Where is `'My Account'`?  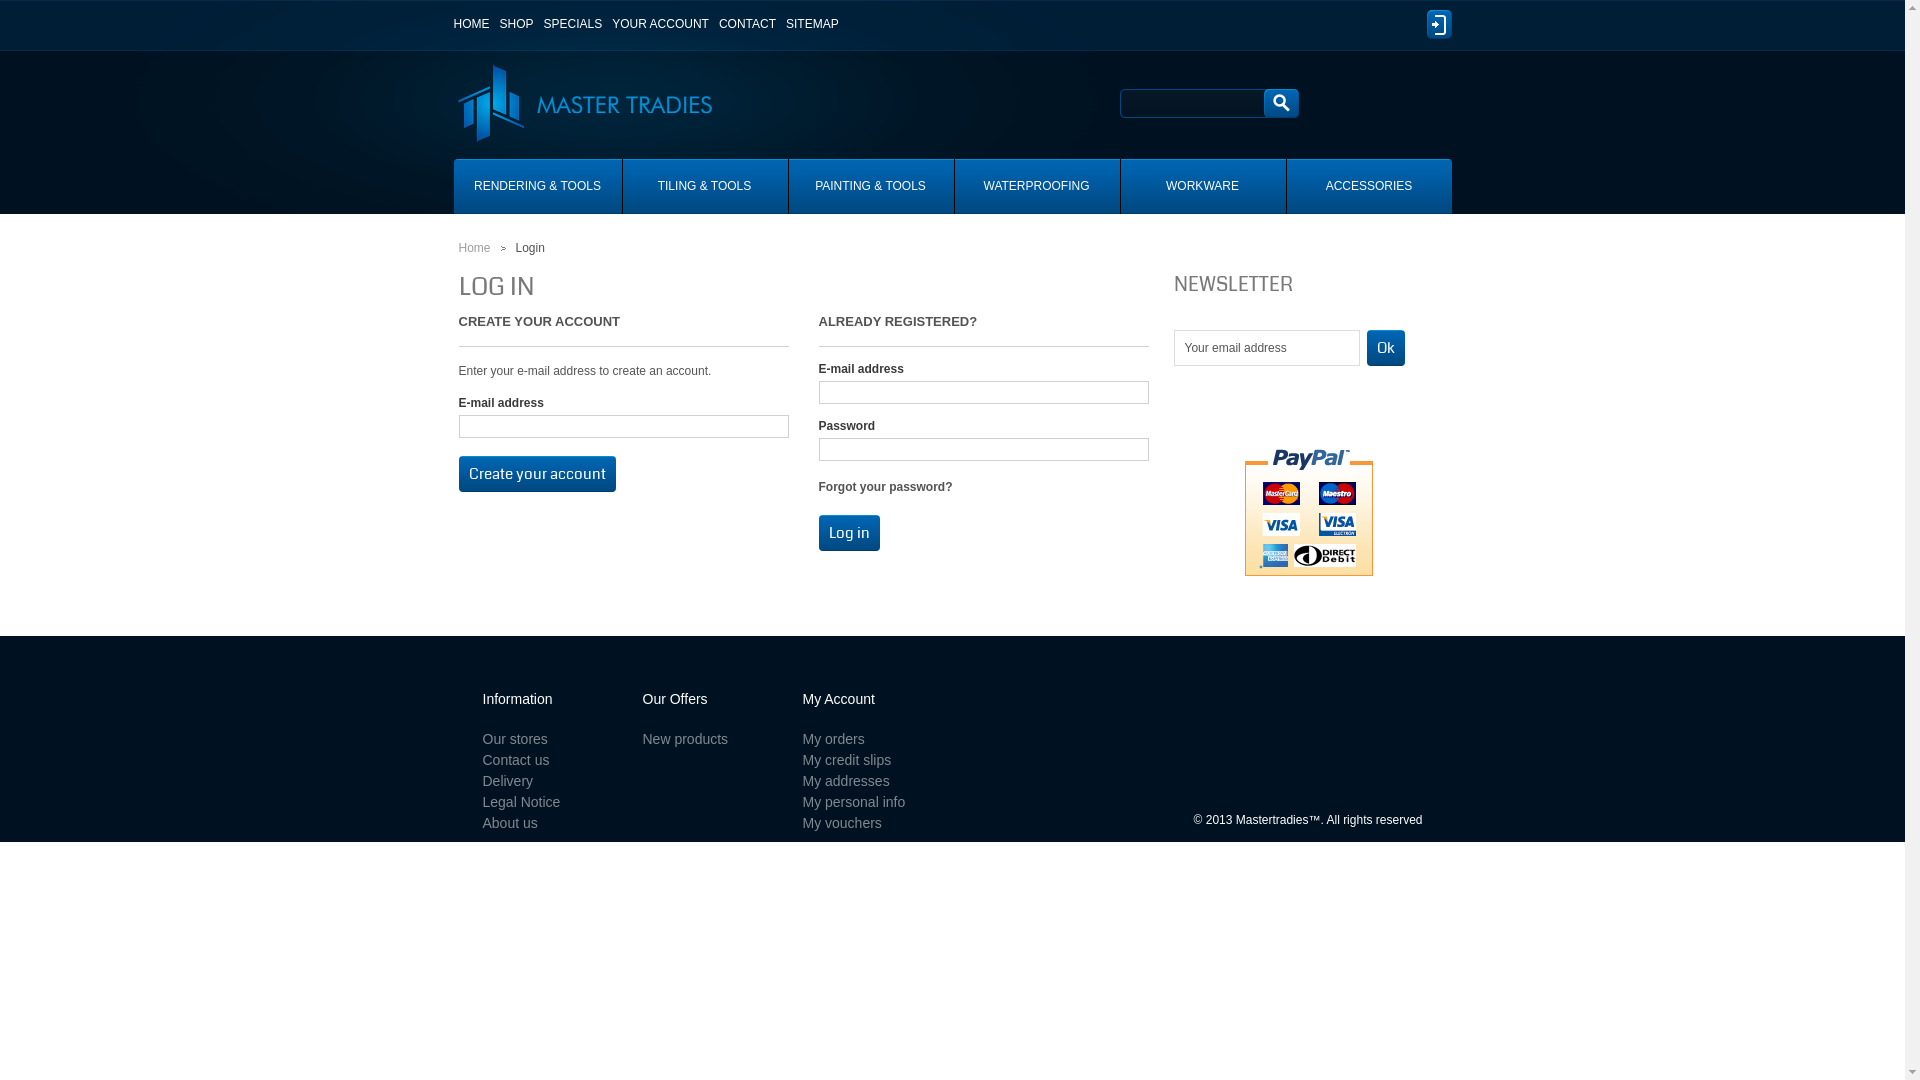
'My Account' is located at coordinates (838, 697).